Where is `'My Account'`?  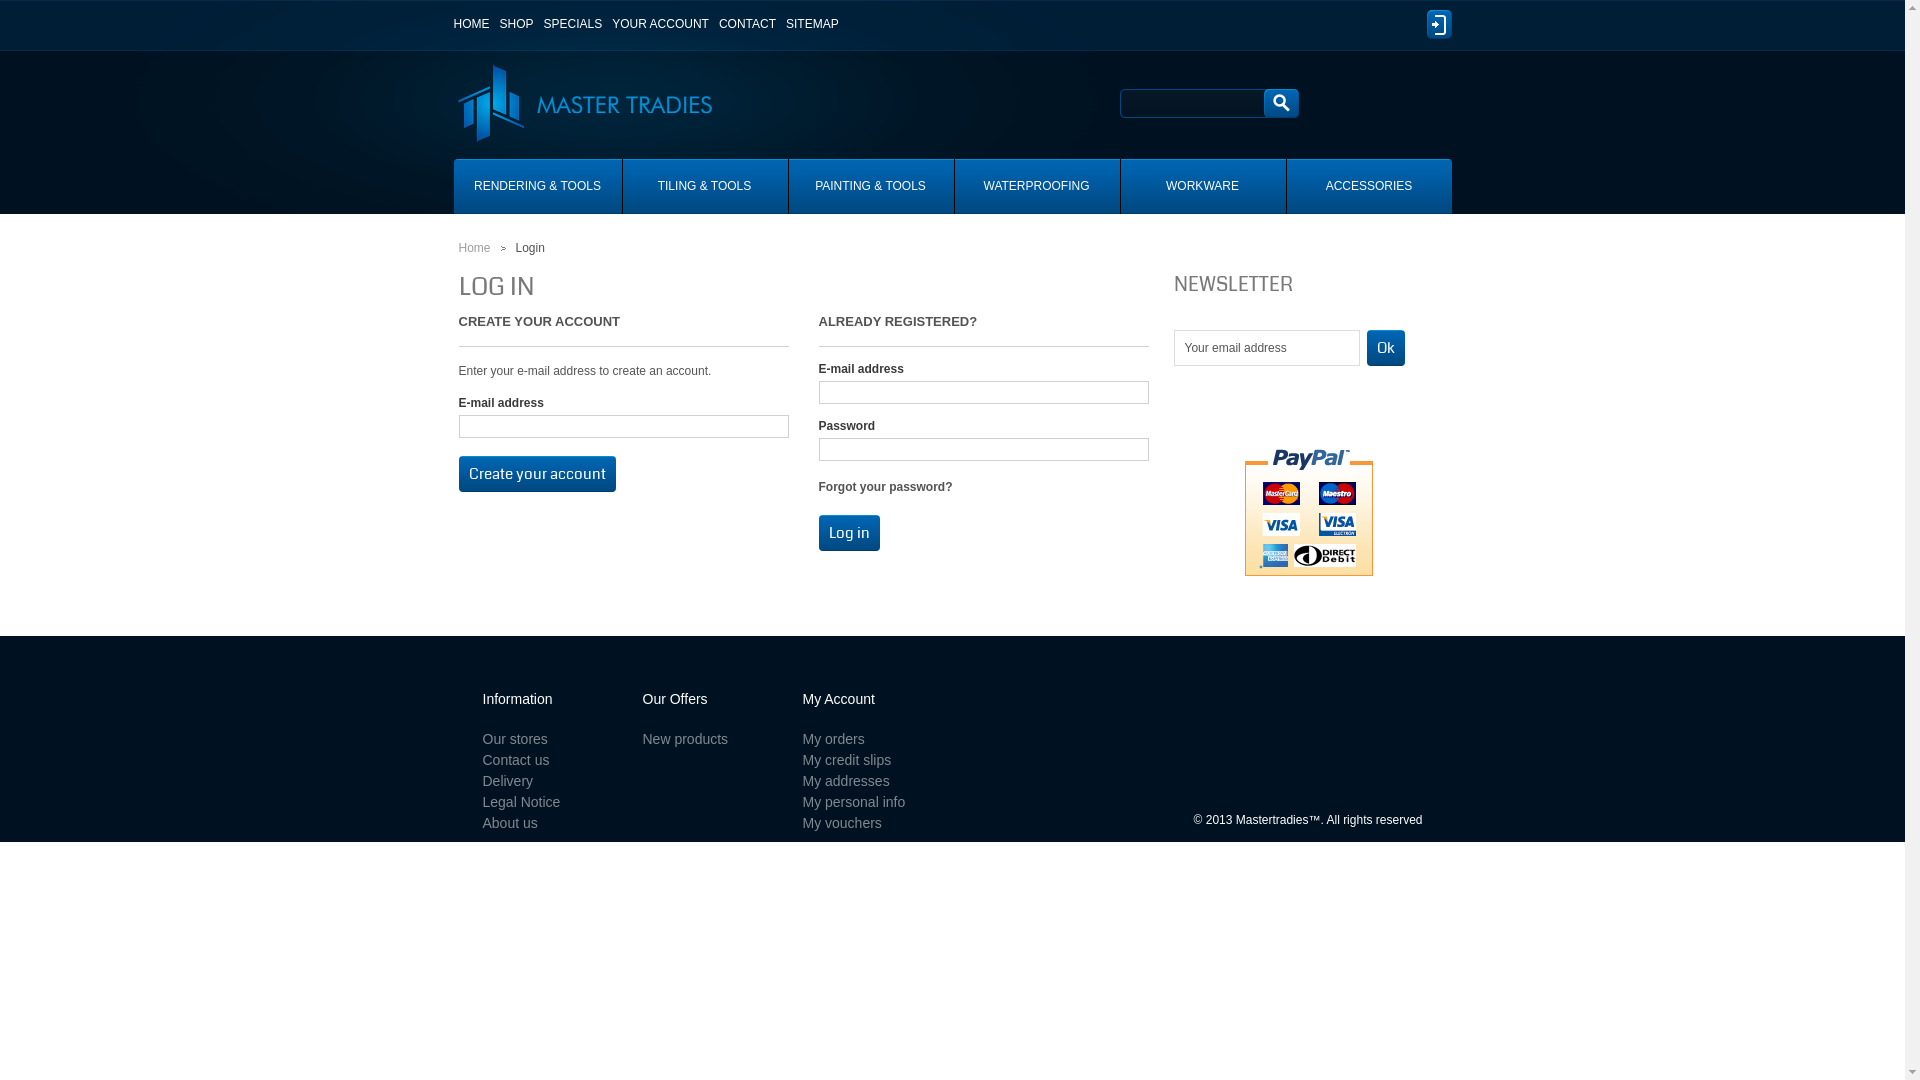
'My Account' is located at coordinates (838, 697).